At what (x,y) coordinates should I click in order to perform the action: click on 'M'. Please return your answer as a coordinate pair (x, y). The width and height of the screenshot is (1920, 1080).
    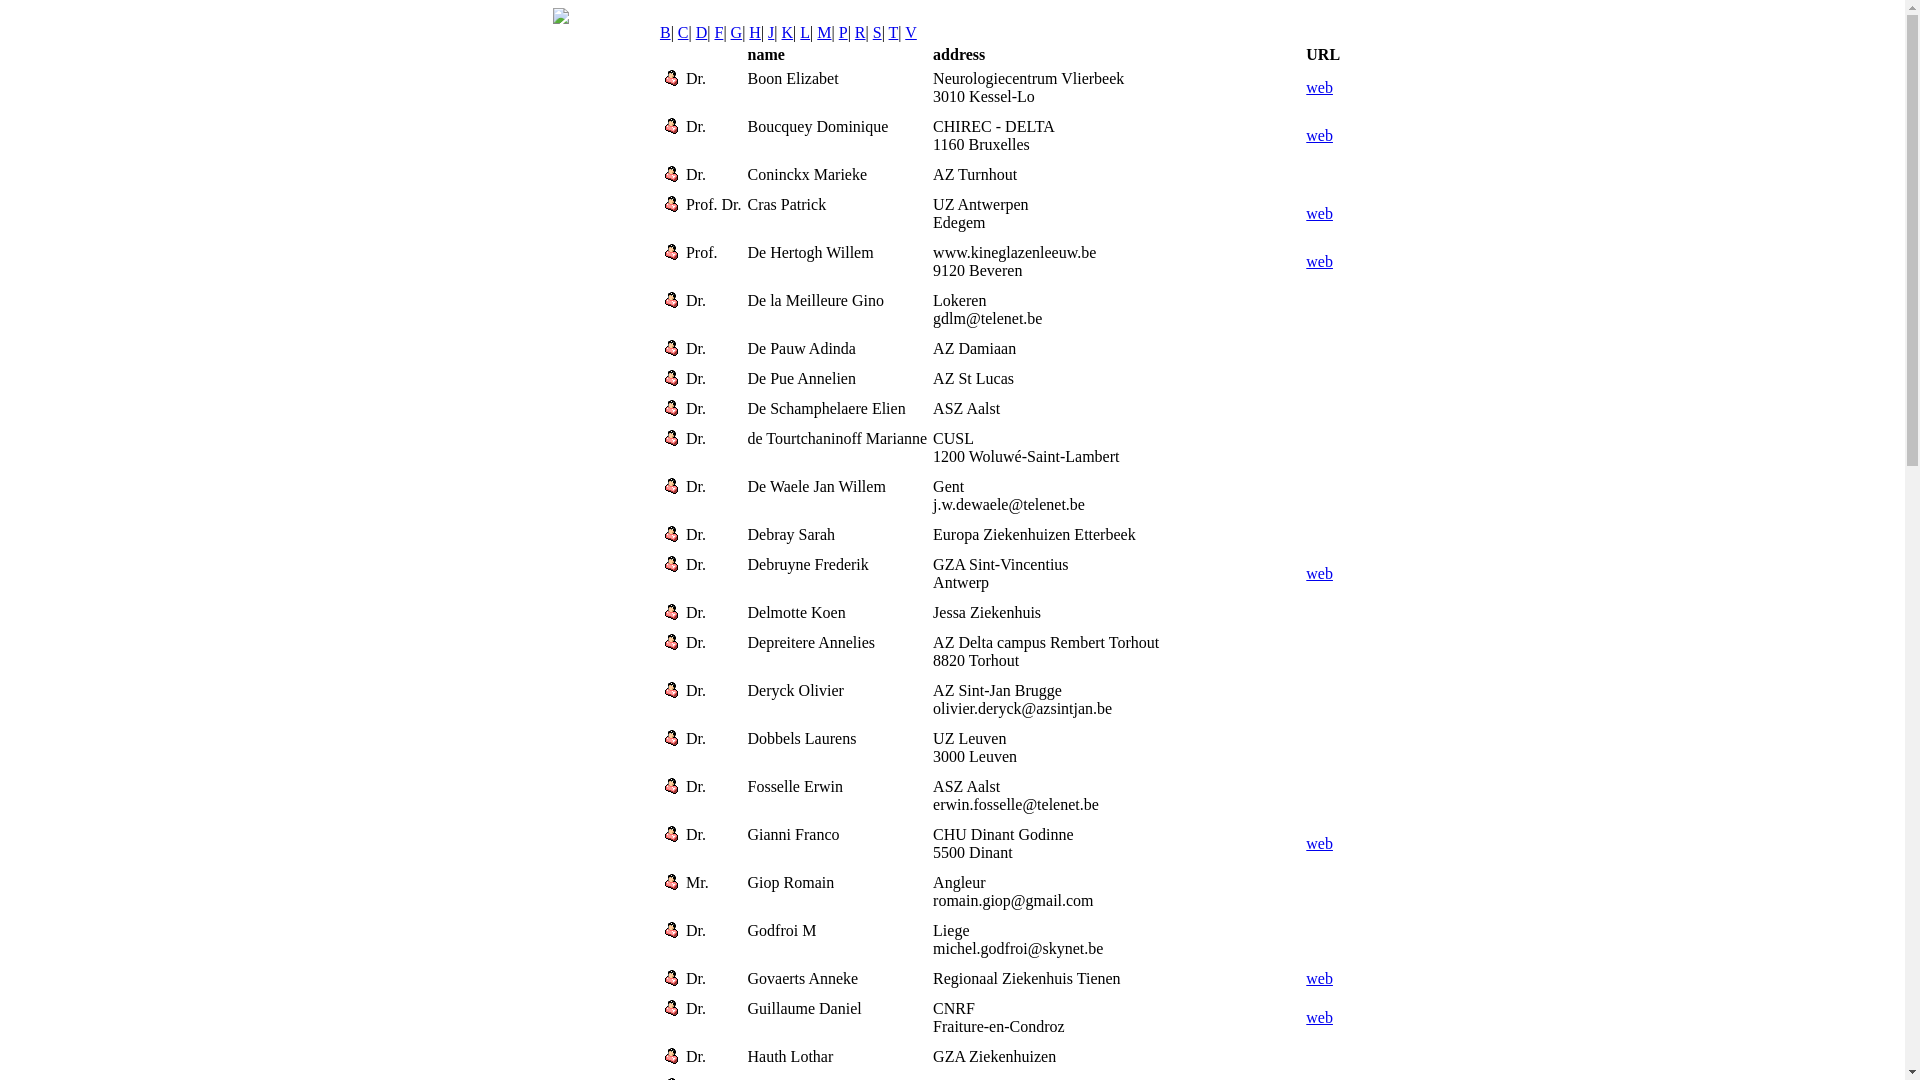
    Looking at the image, I should click on (816, 32).